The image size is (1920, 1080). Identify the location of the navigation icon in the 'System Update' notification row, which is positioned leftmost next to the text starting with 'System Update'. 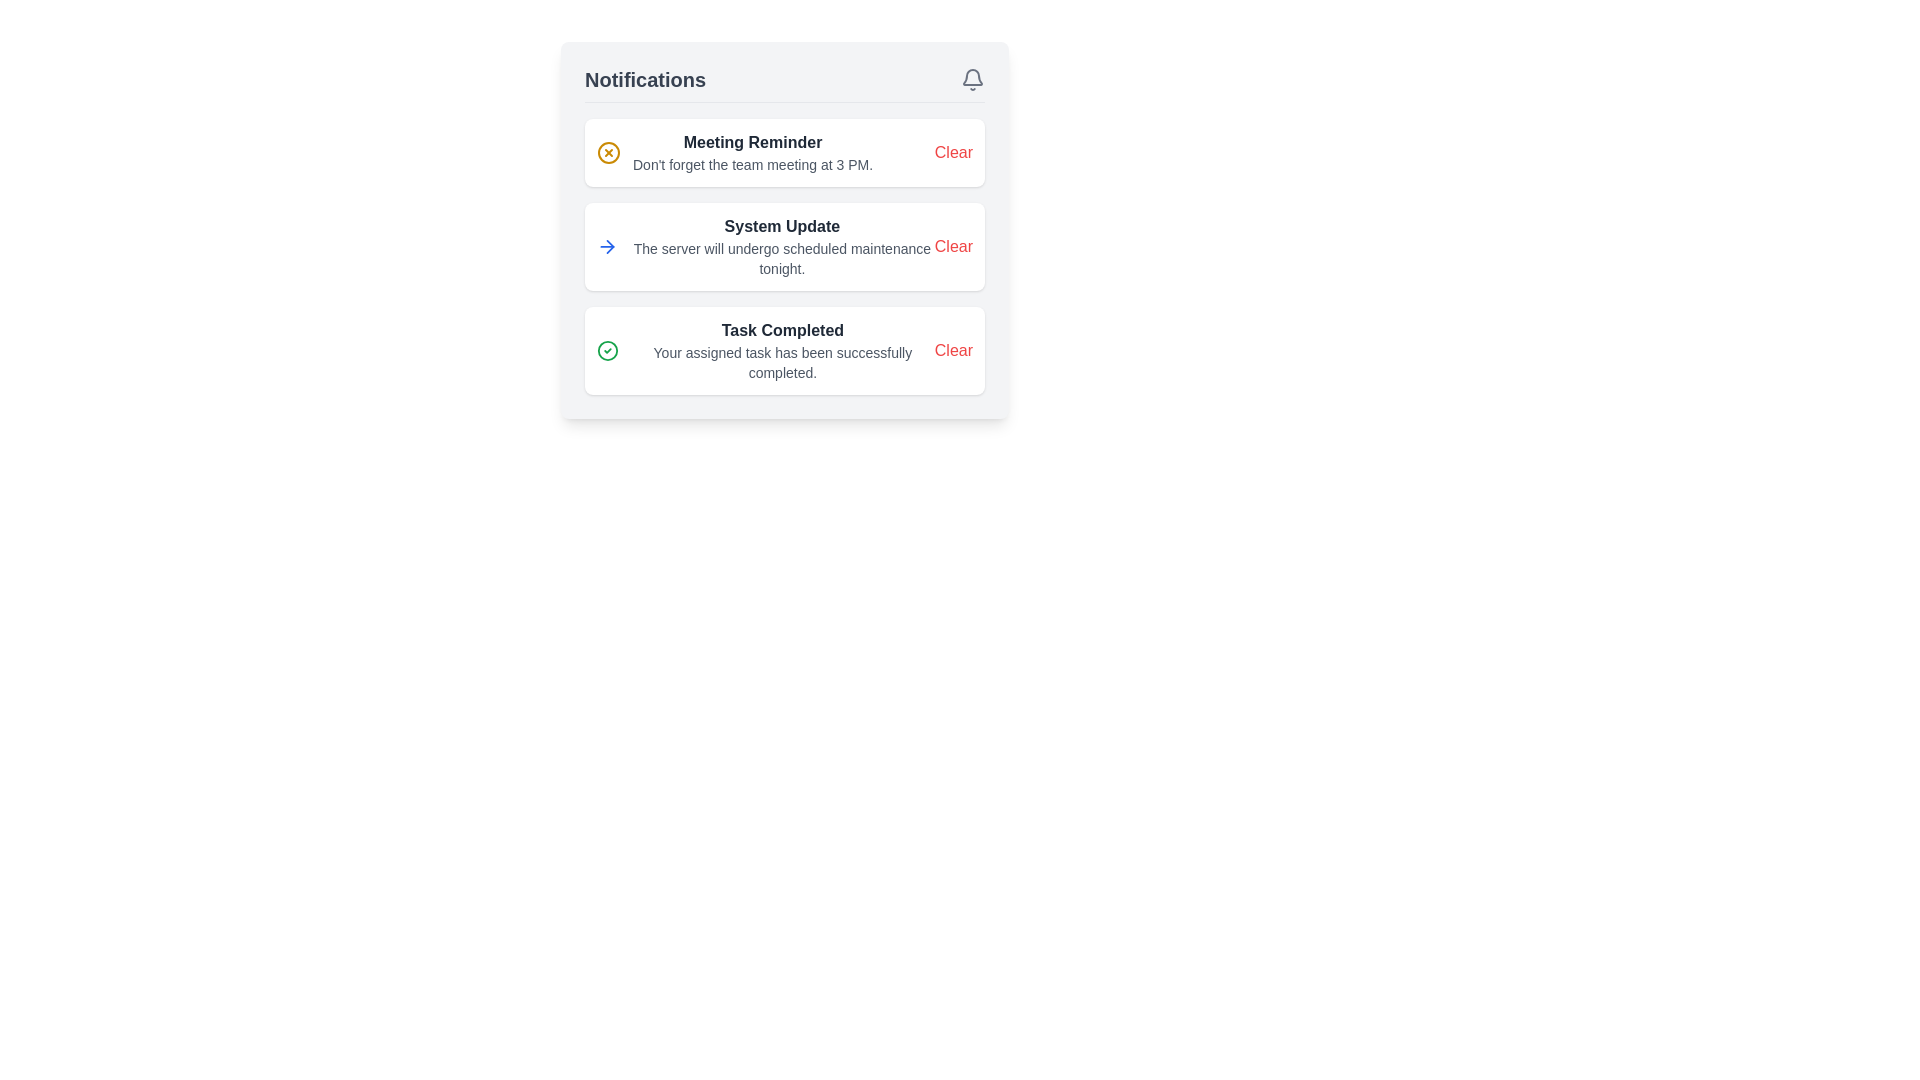
(606, 245).